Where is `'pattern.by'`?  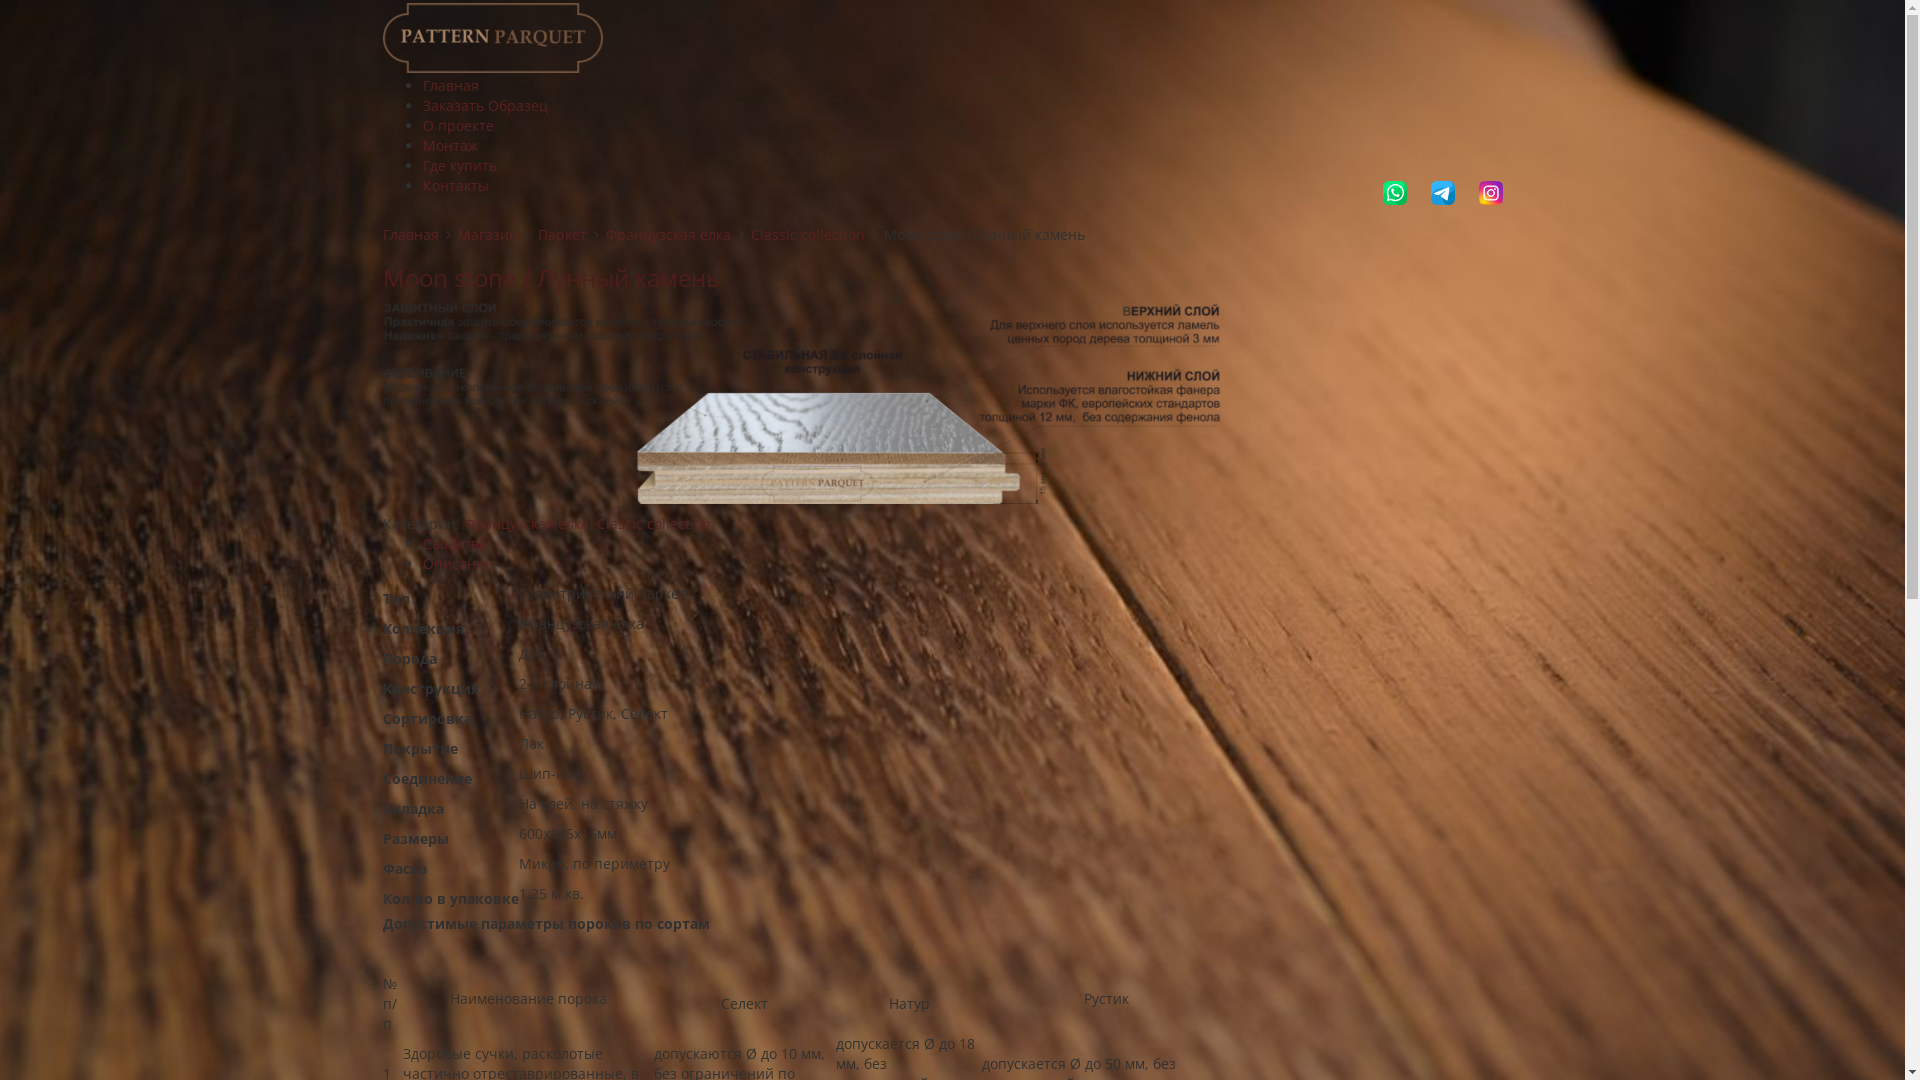
'pattern.by' is located at coordinates (491, 36).